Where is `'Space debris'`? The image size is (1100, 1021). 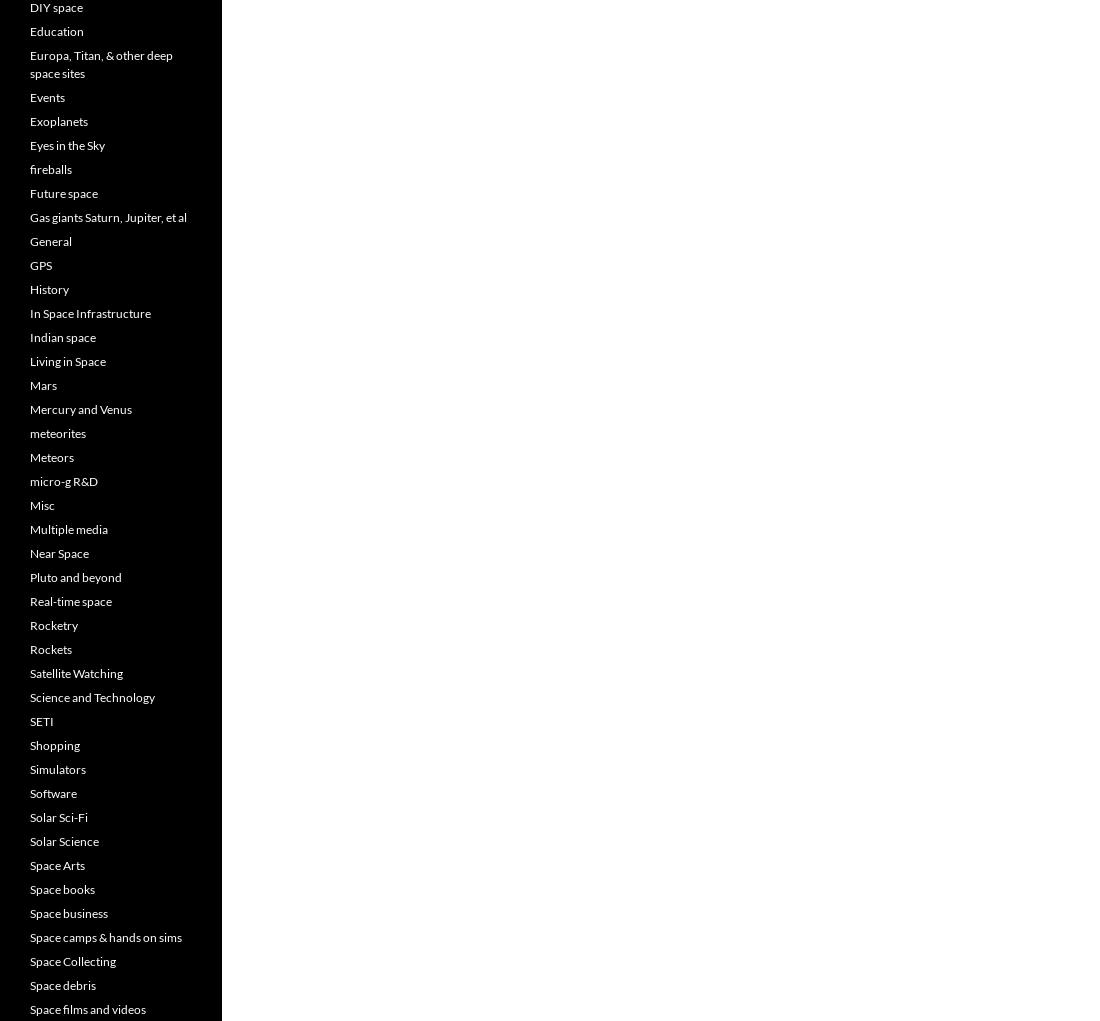 'Space debris' is located at coordinates (29, 985).